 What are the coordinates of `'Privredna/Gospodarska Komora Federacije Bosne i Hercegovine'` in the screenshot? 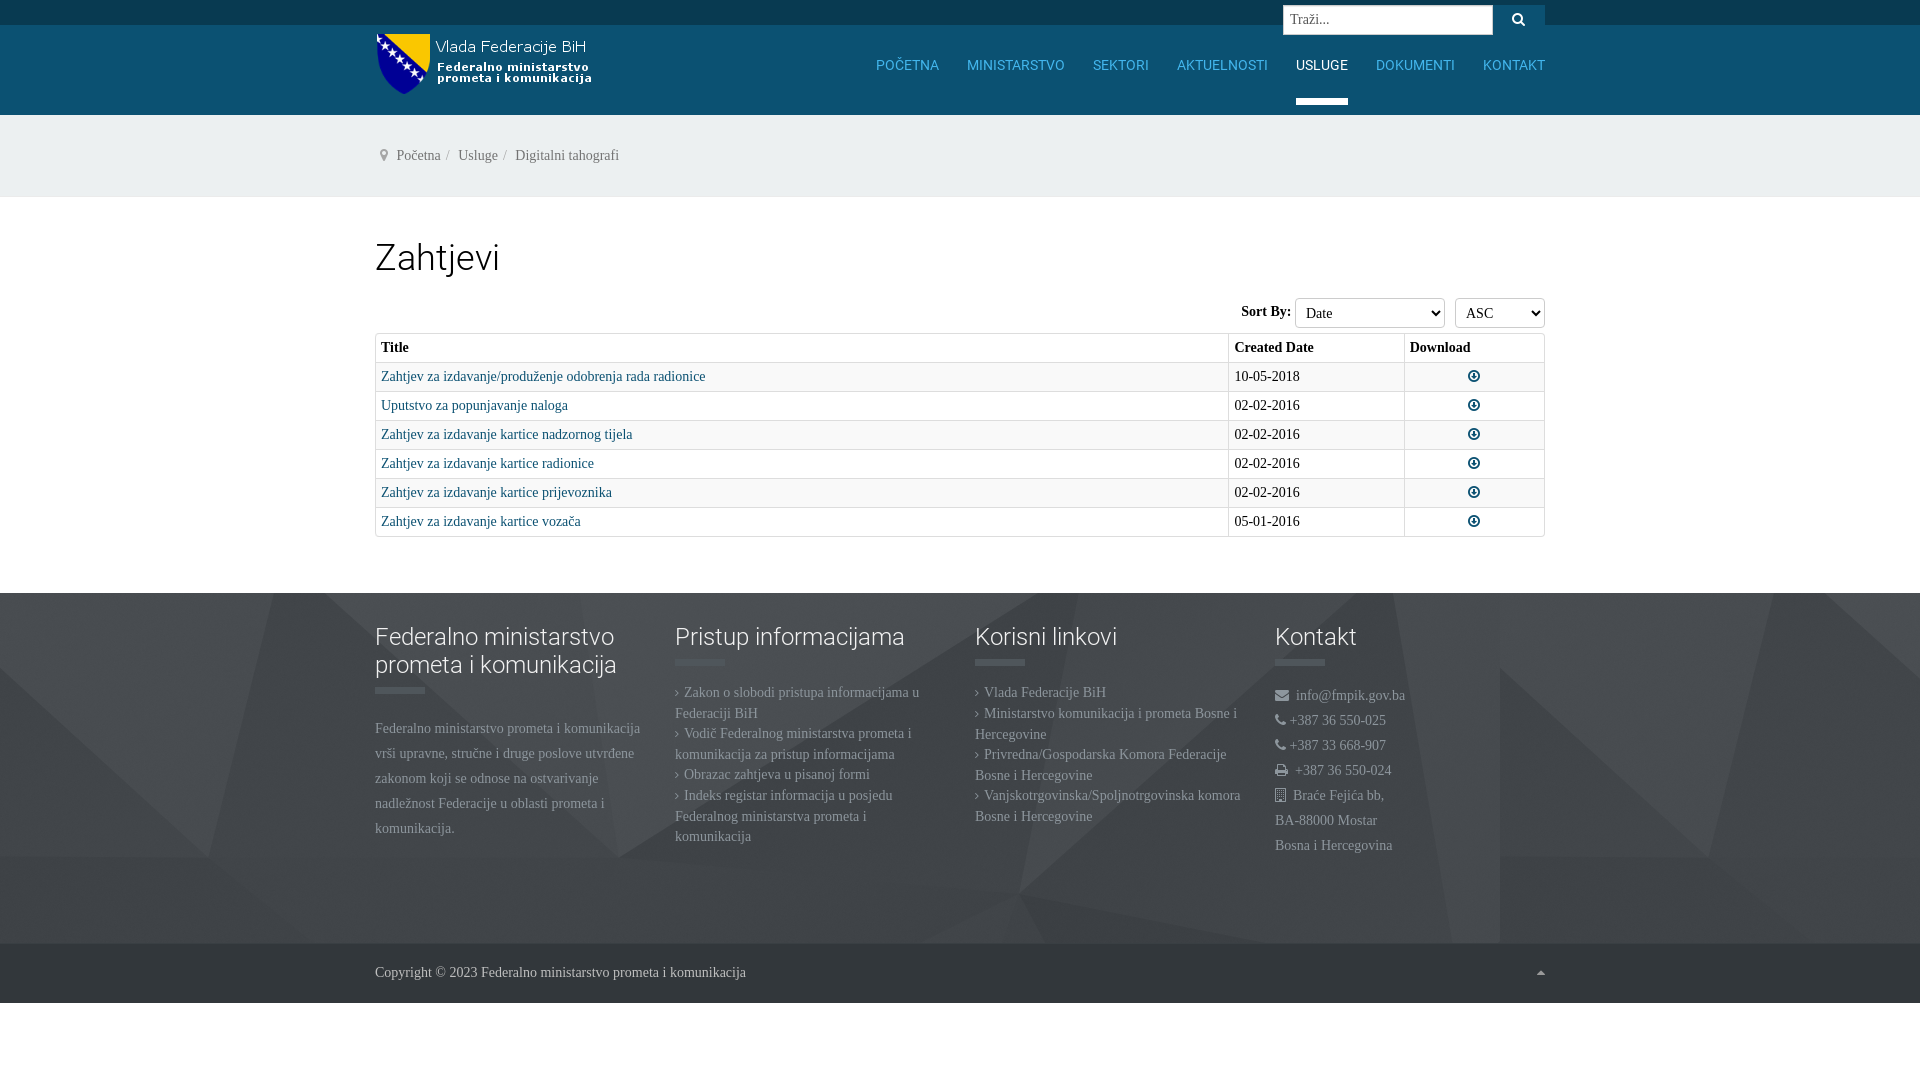 It's located at (974, 764).